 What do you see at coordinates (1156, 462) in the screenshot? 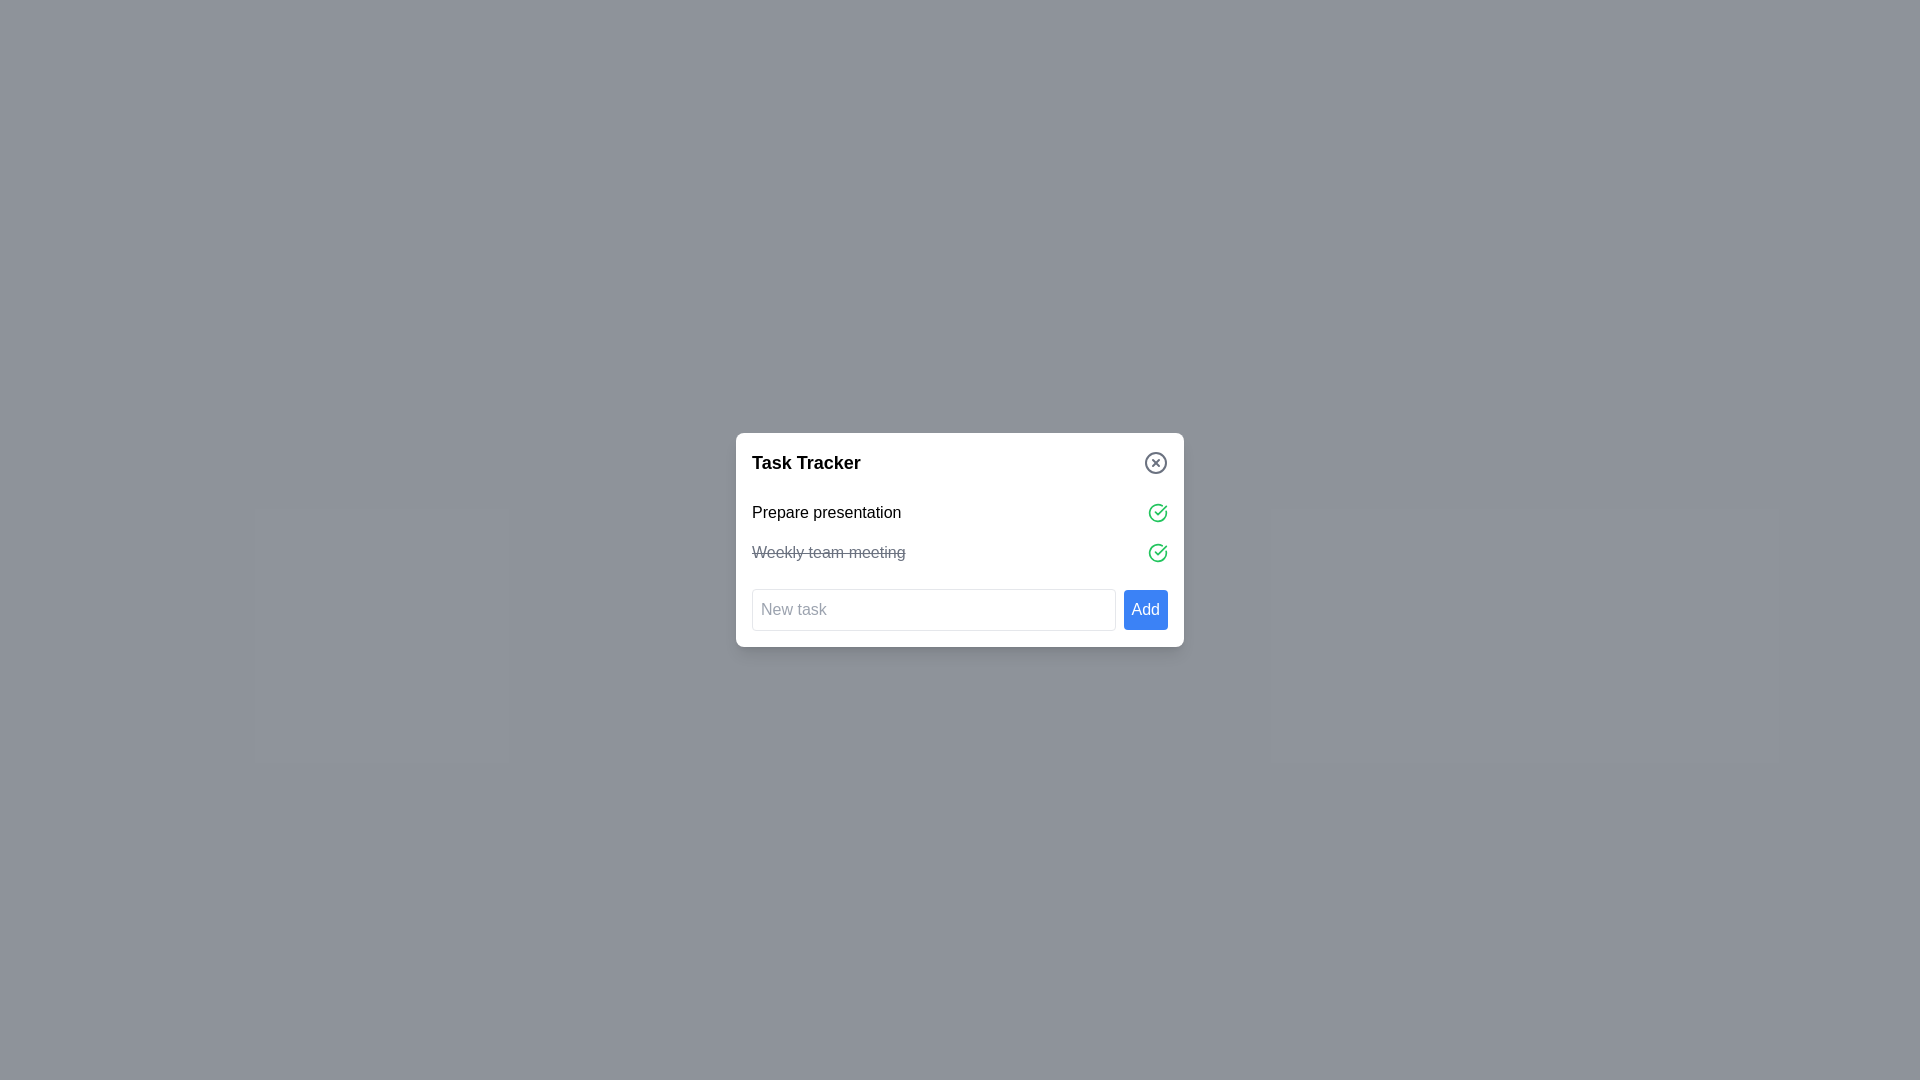
I see `the circular shape with a border in the top-right corner of the 'Task Tracker' box, which is part of an icon representing a close or cancel action` at bounding box center [1156, 462].